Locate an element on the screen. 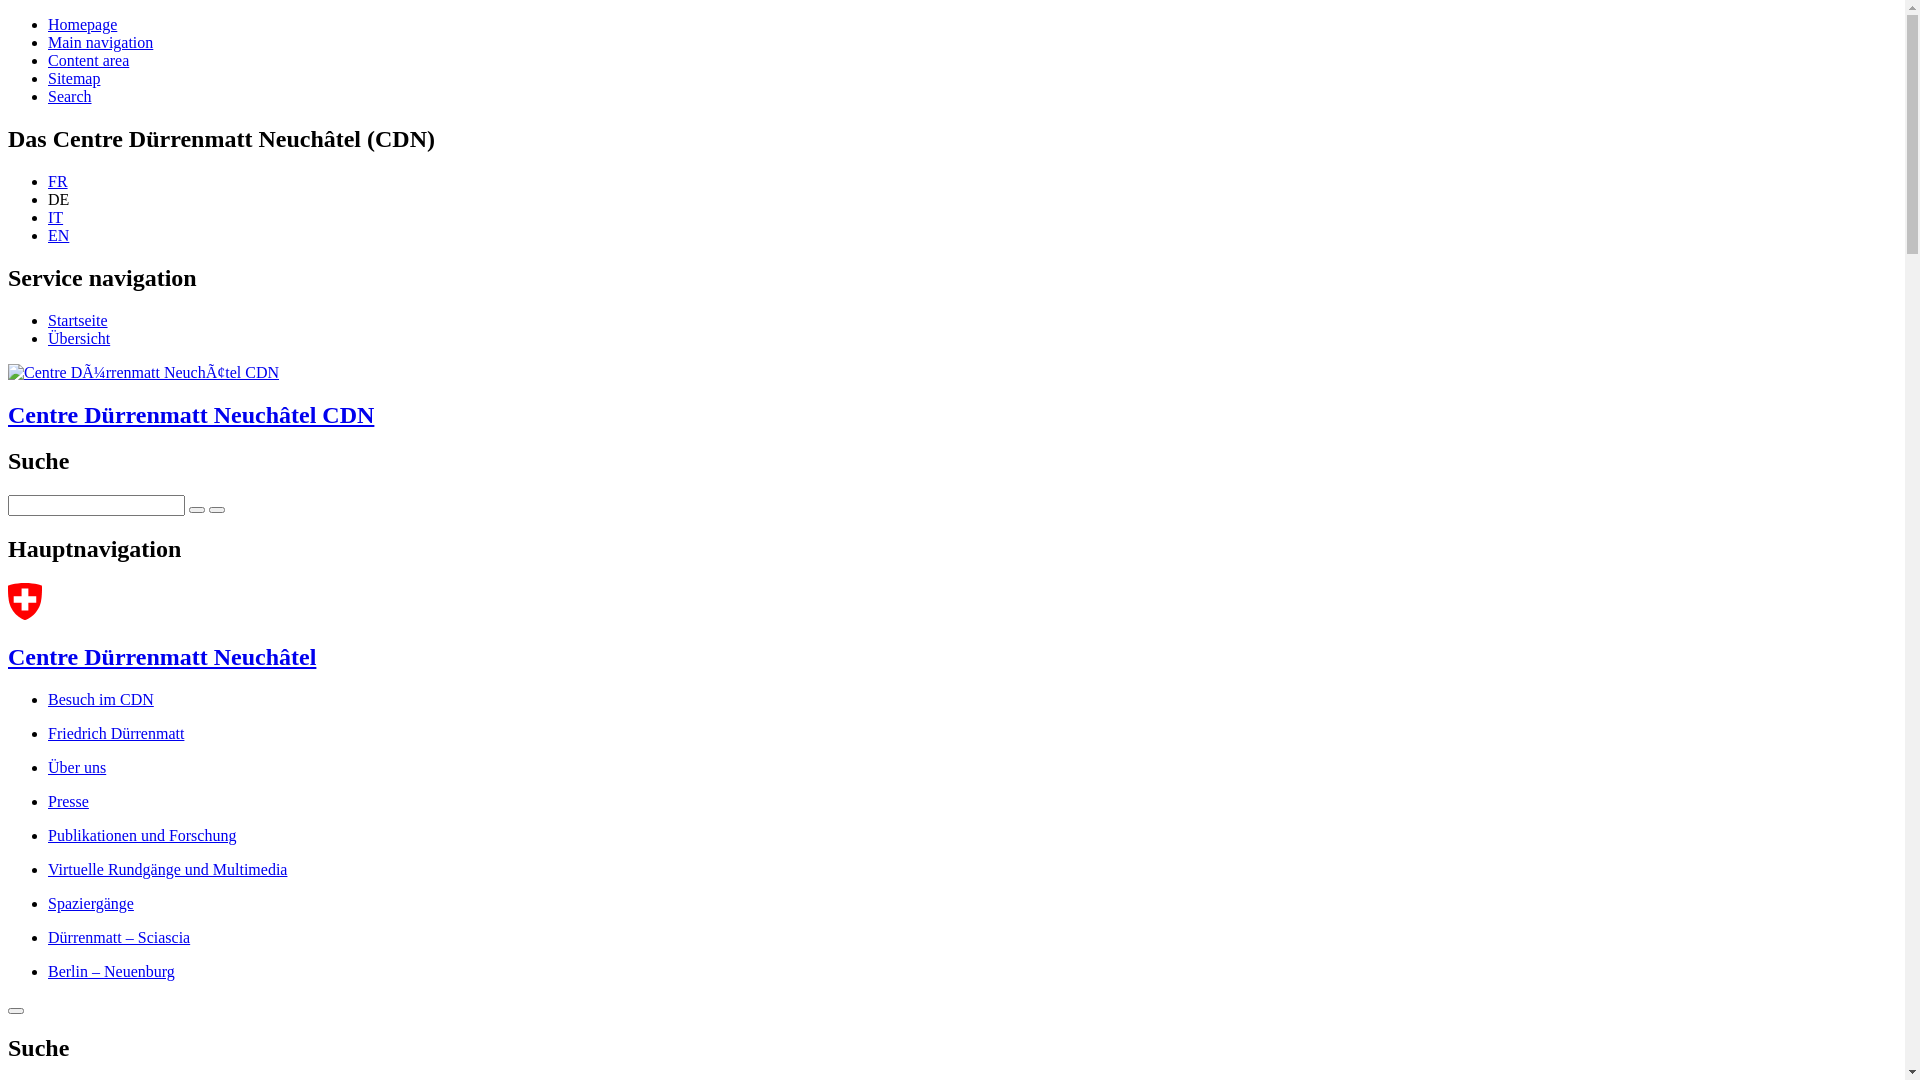  'Publikationen und Forschung' is located at coordinates (48, 835).